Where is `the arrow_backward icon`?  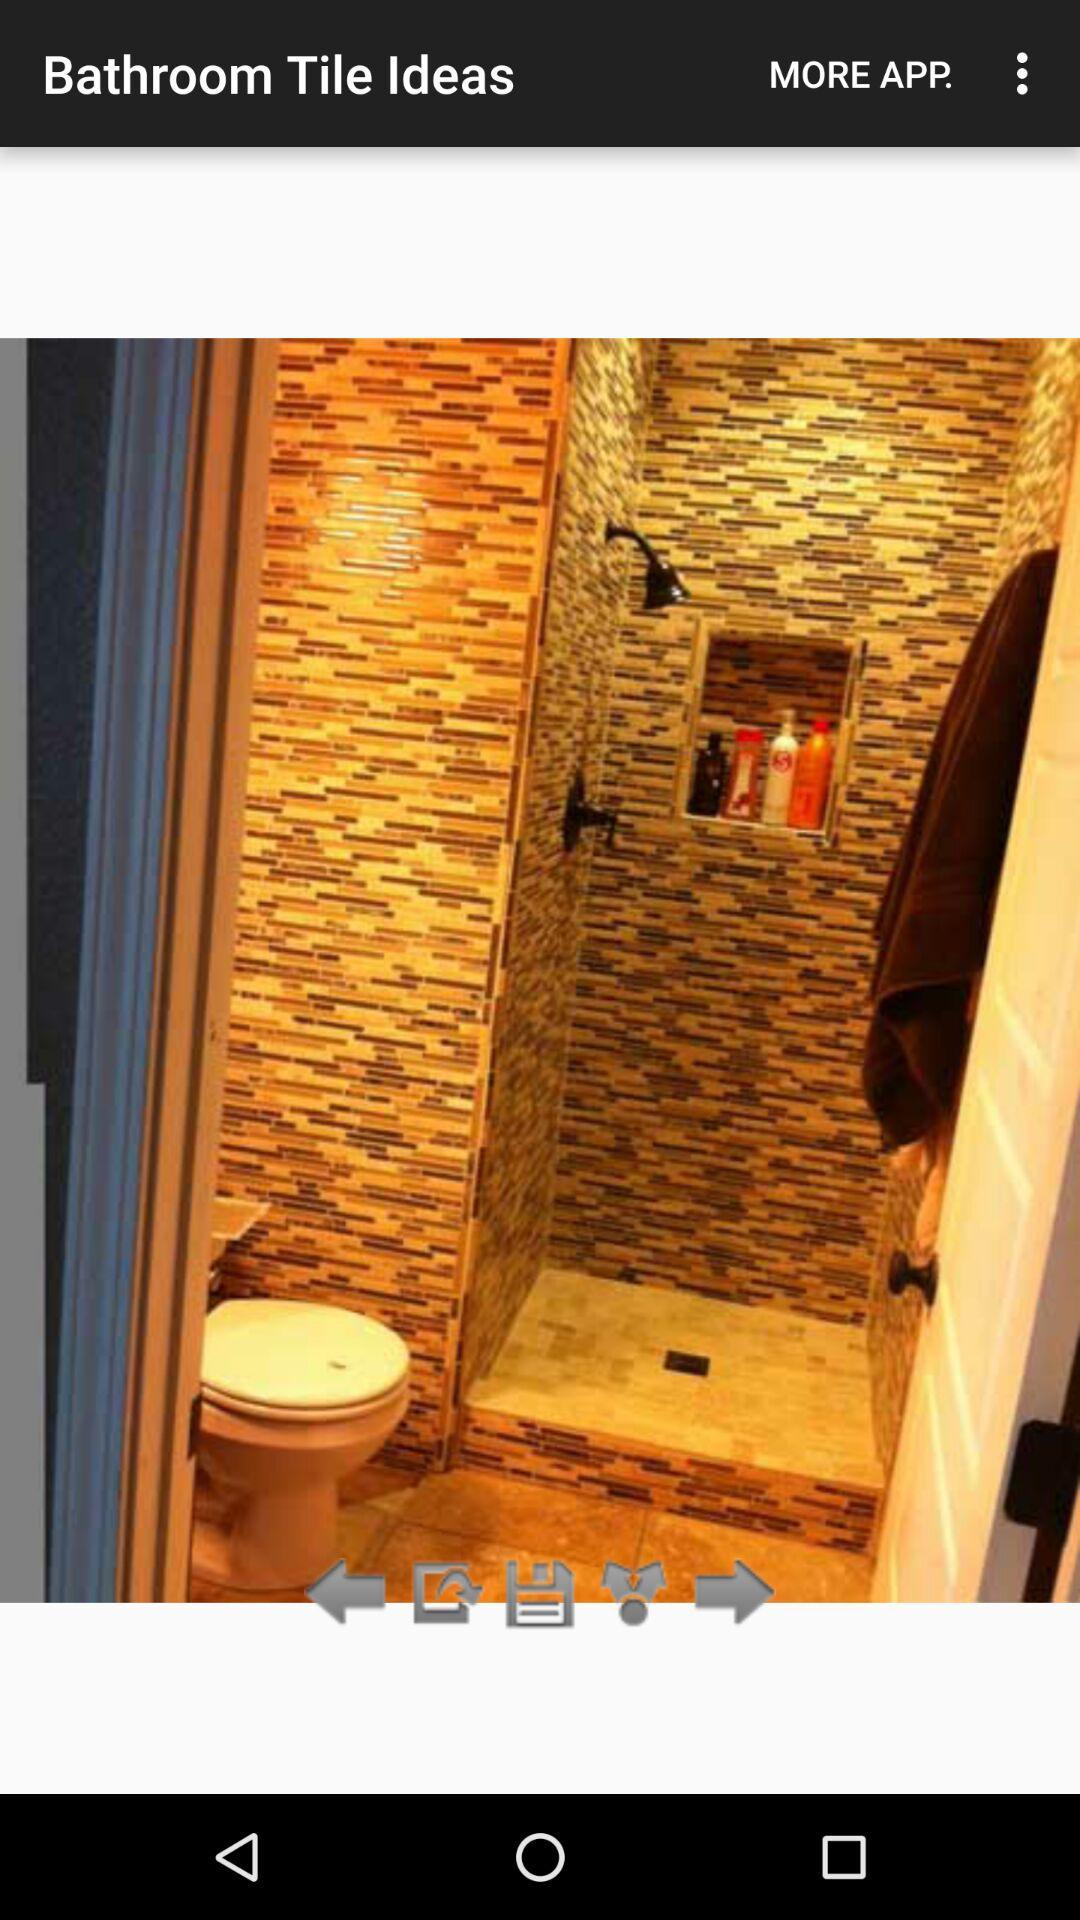 the arrow_backward icon is located at coordinates (350, 1593).